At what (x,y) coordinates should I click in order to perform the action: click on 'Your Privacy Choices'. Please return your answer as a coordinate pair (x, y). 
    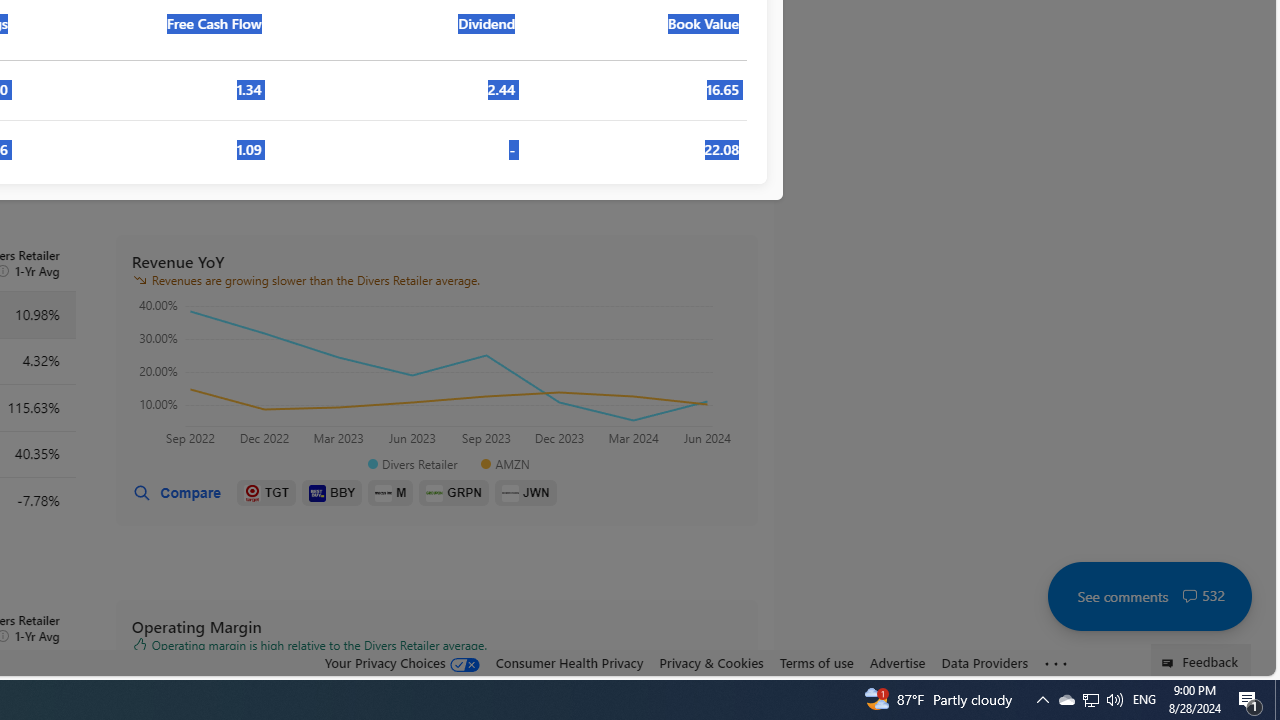
    Looking at the image, I should click on (400, 663).